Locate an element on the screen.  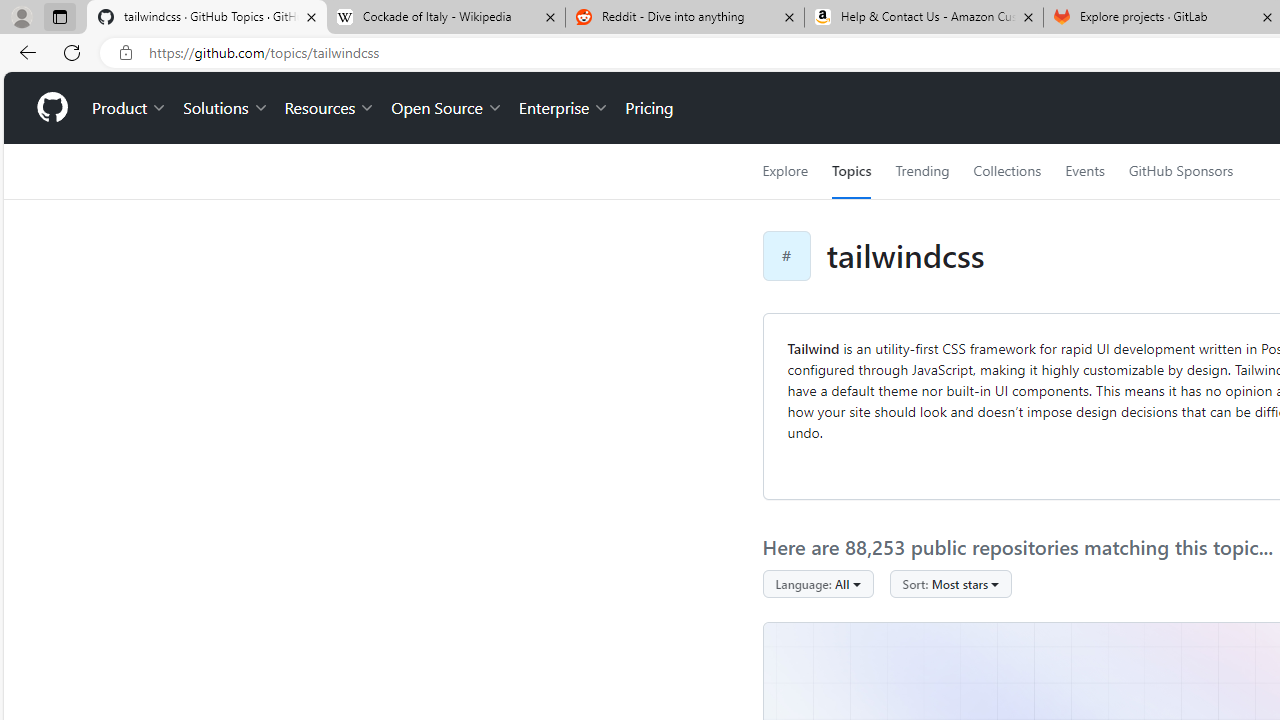
'Explore' is located at coordinates (784, 170).